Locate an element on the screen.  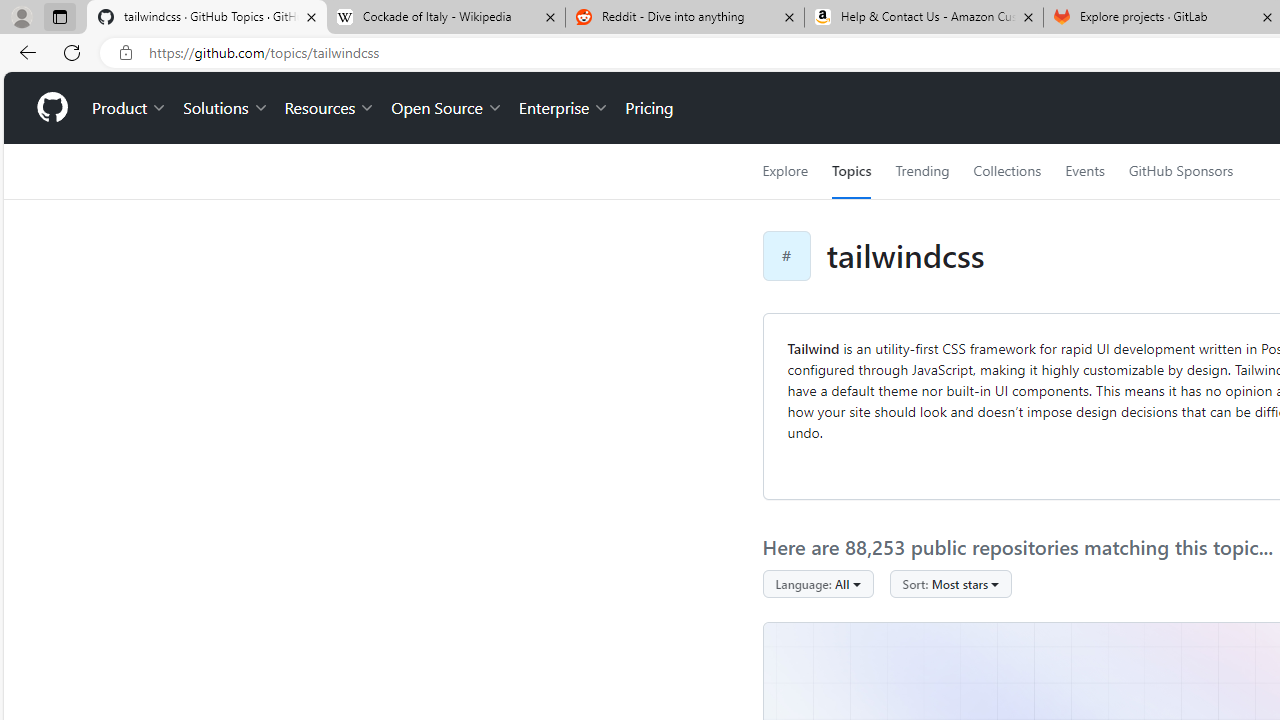
'Explore' is located at coordinates (784, 170).